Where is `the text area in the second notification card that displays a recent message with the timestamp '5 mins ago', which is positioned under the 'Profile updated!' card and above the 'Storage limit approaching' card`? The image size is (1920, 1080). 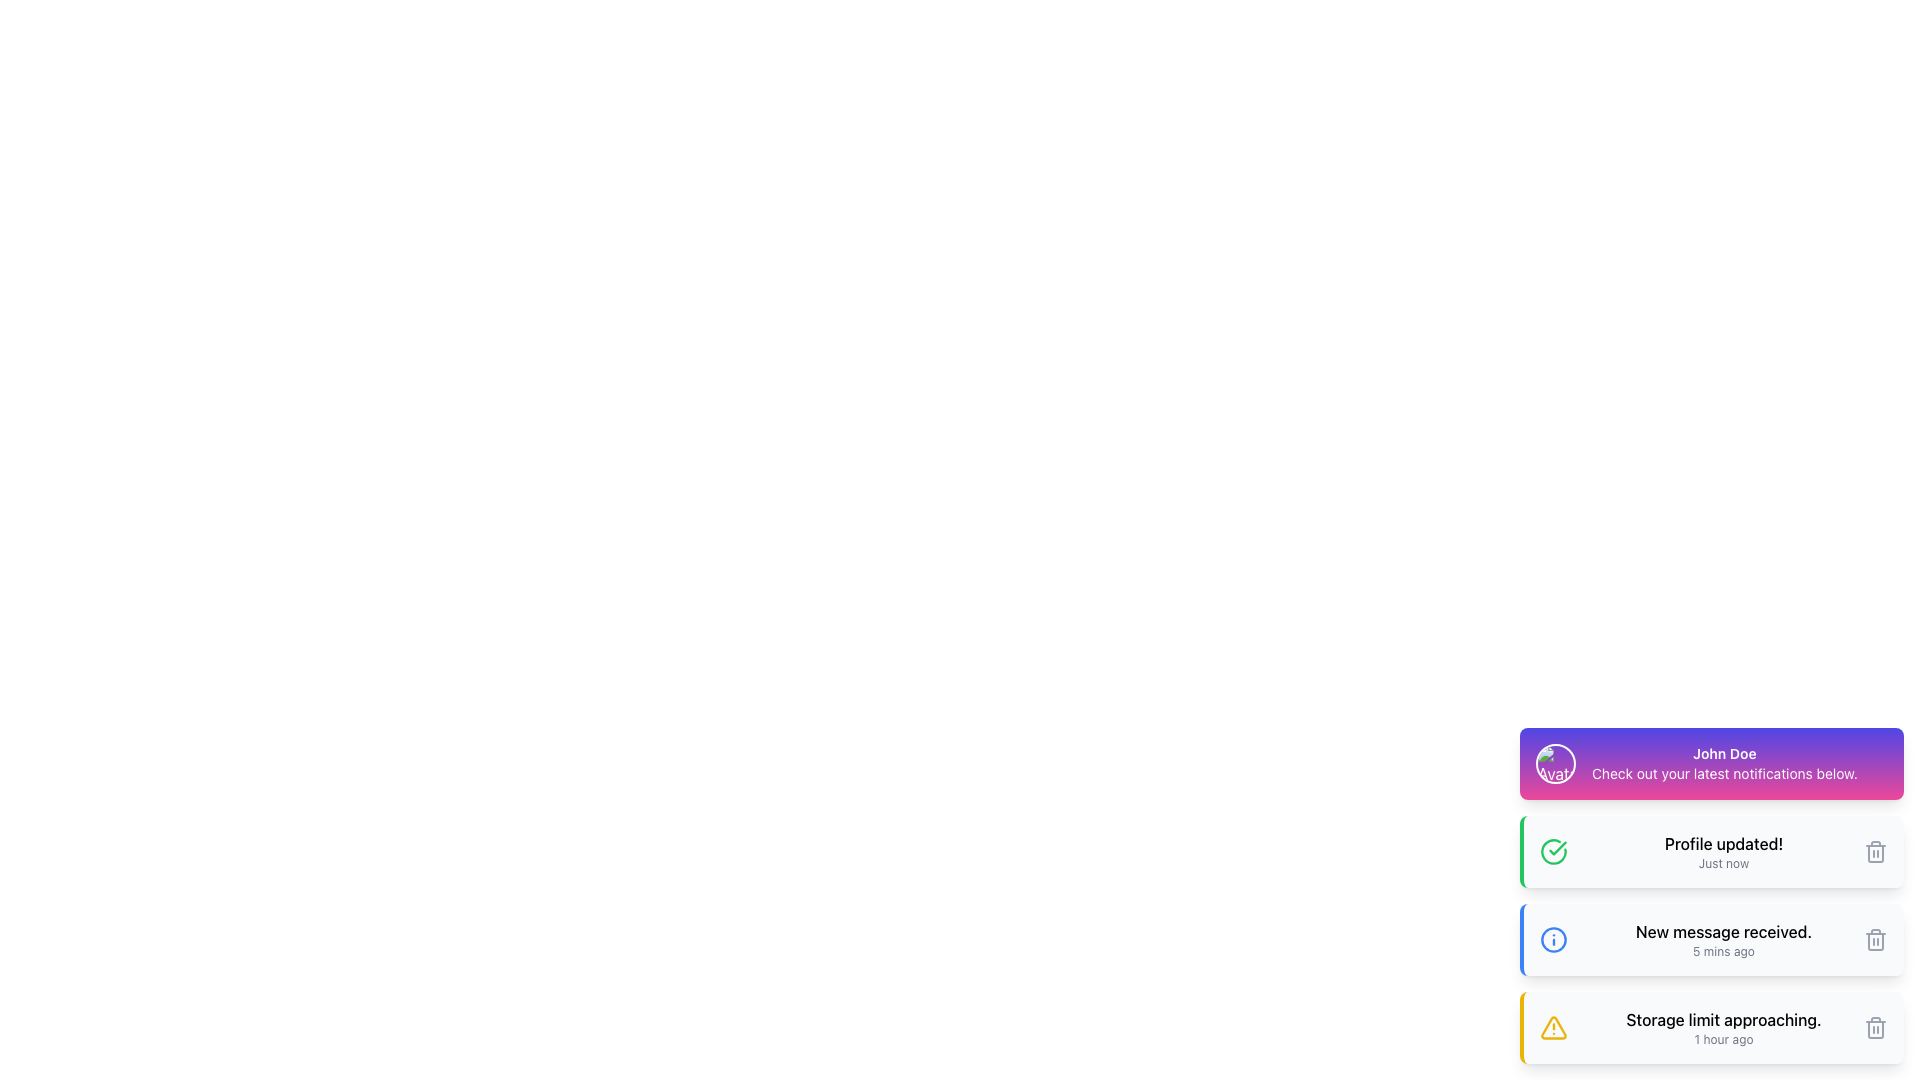 the text area in the second notification card that displays a recent message with the timestamp '5 mins ago', which is positioned under the 'Profile updated!' card and above the 'Storage limit approaching' card is located at coordinates (1722, 940).